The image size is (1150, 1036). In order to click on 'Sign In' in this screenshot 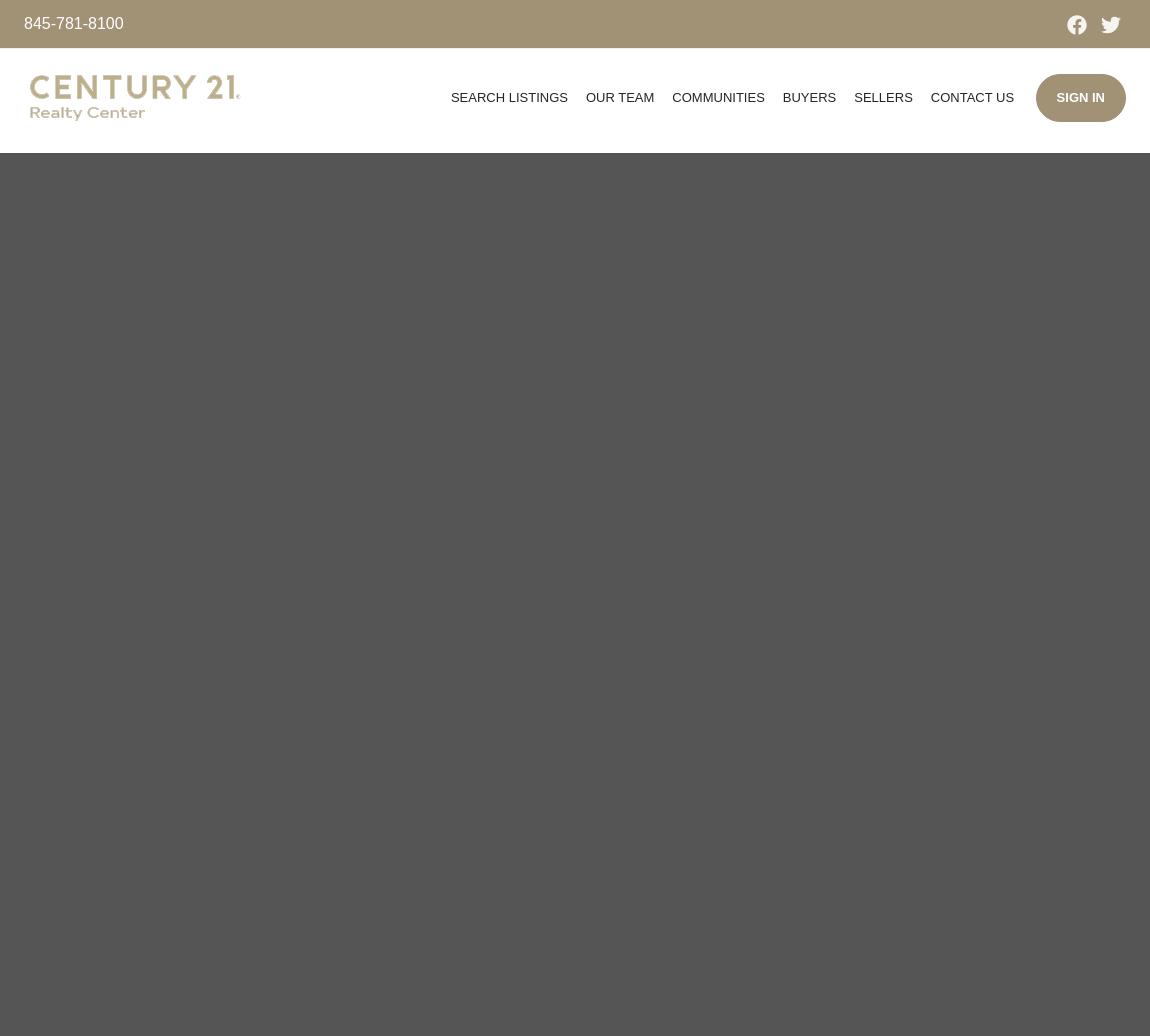, I will do `click(1056, 97)`.